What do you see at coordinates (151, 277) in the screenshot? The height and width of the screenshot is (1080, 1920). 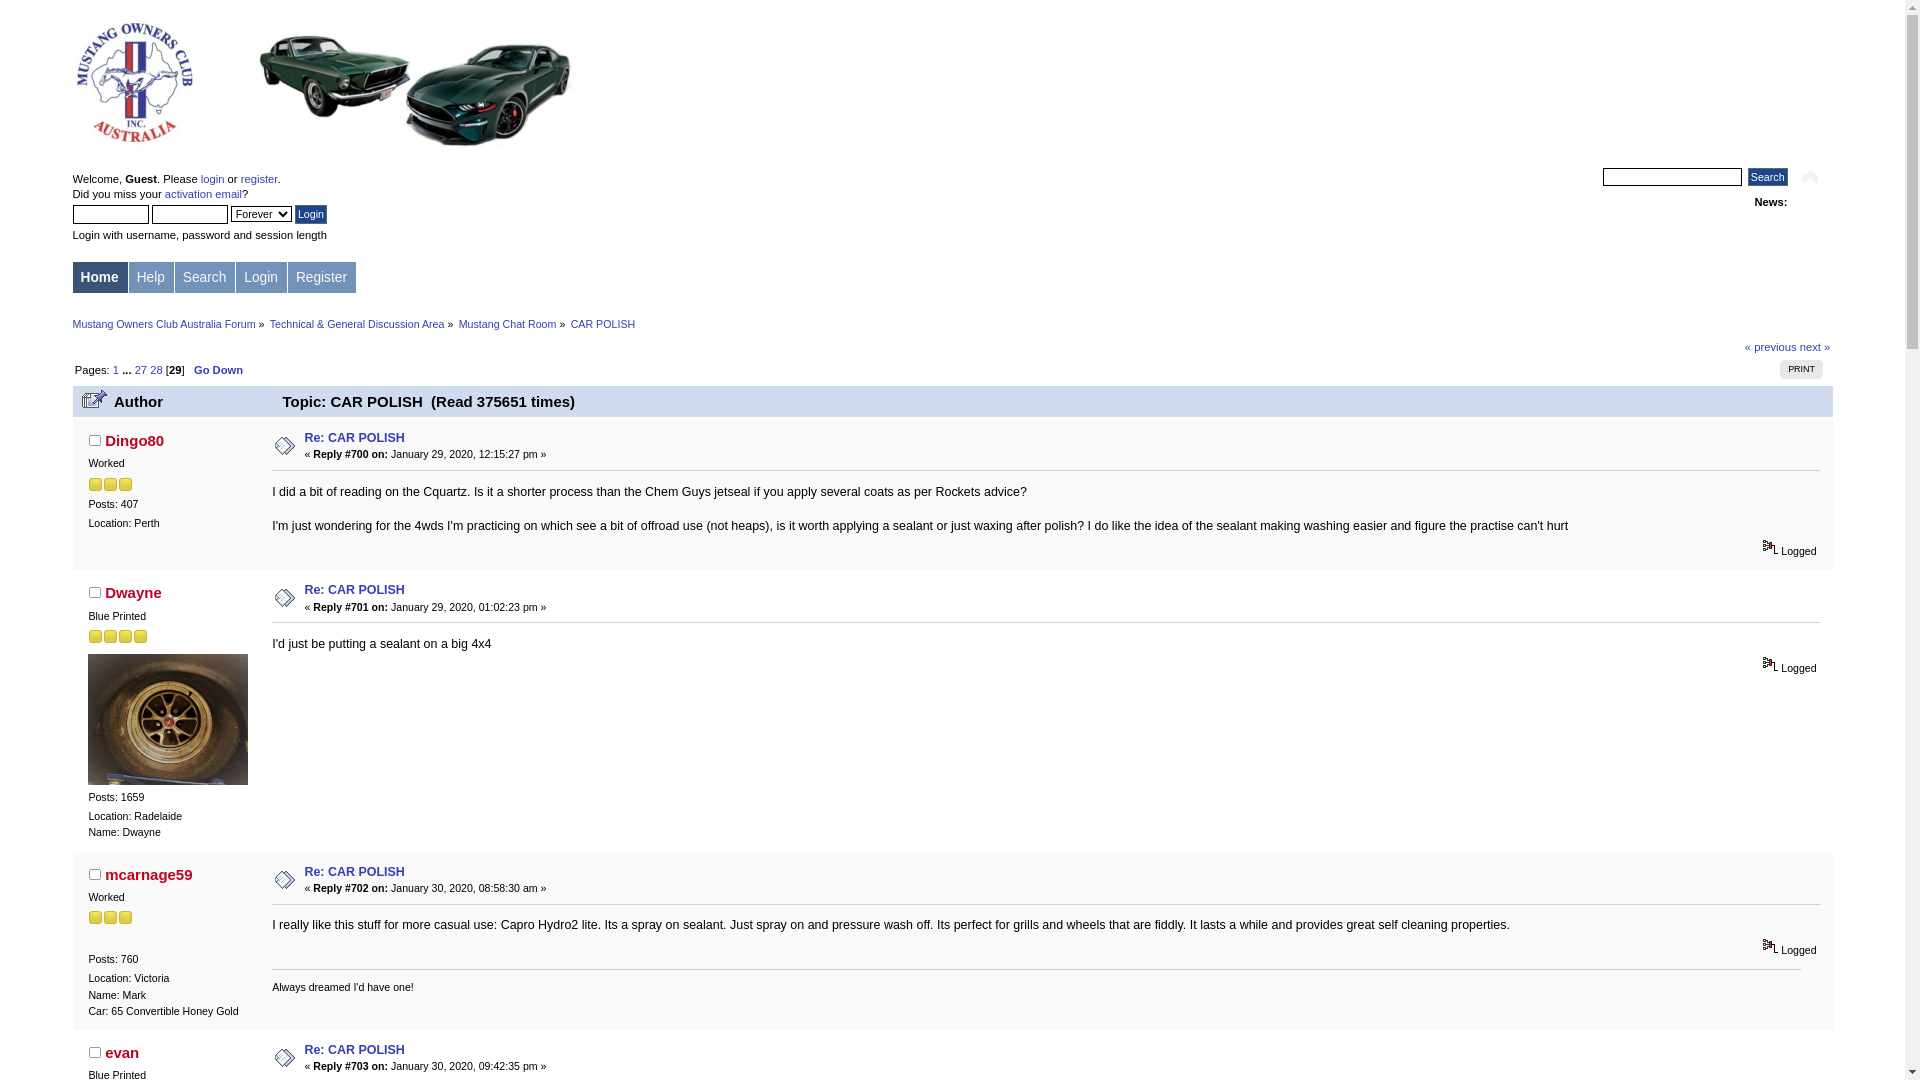 I see `'Help'` at bounding box center [151, 277].